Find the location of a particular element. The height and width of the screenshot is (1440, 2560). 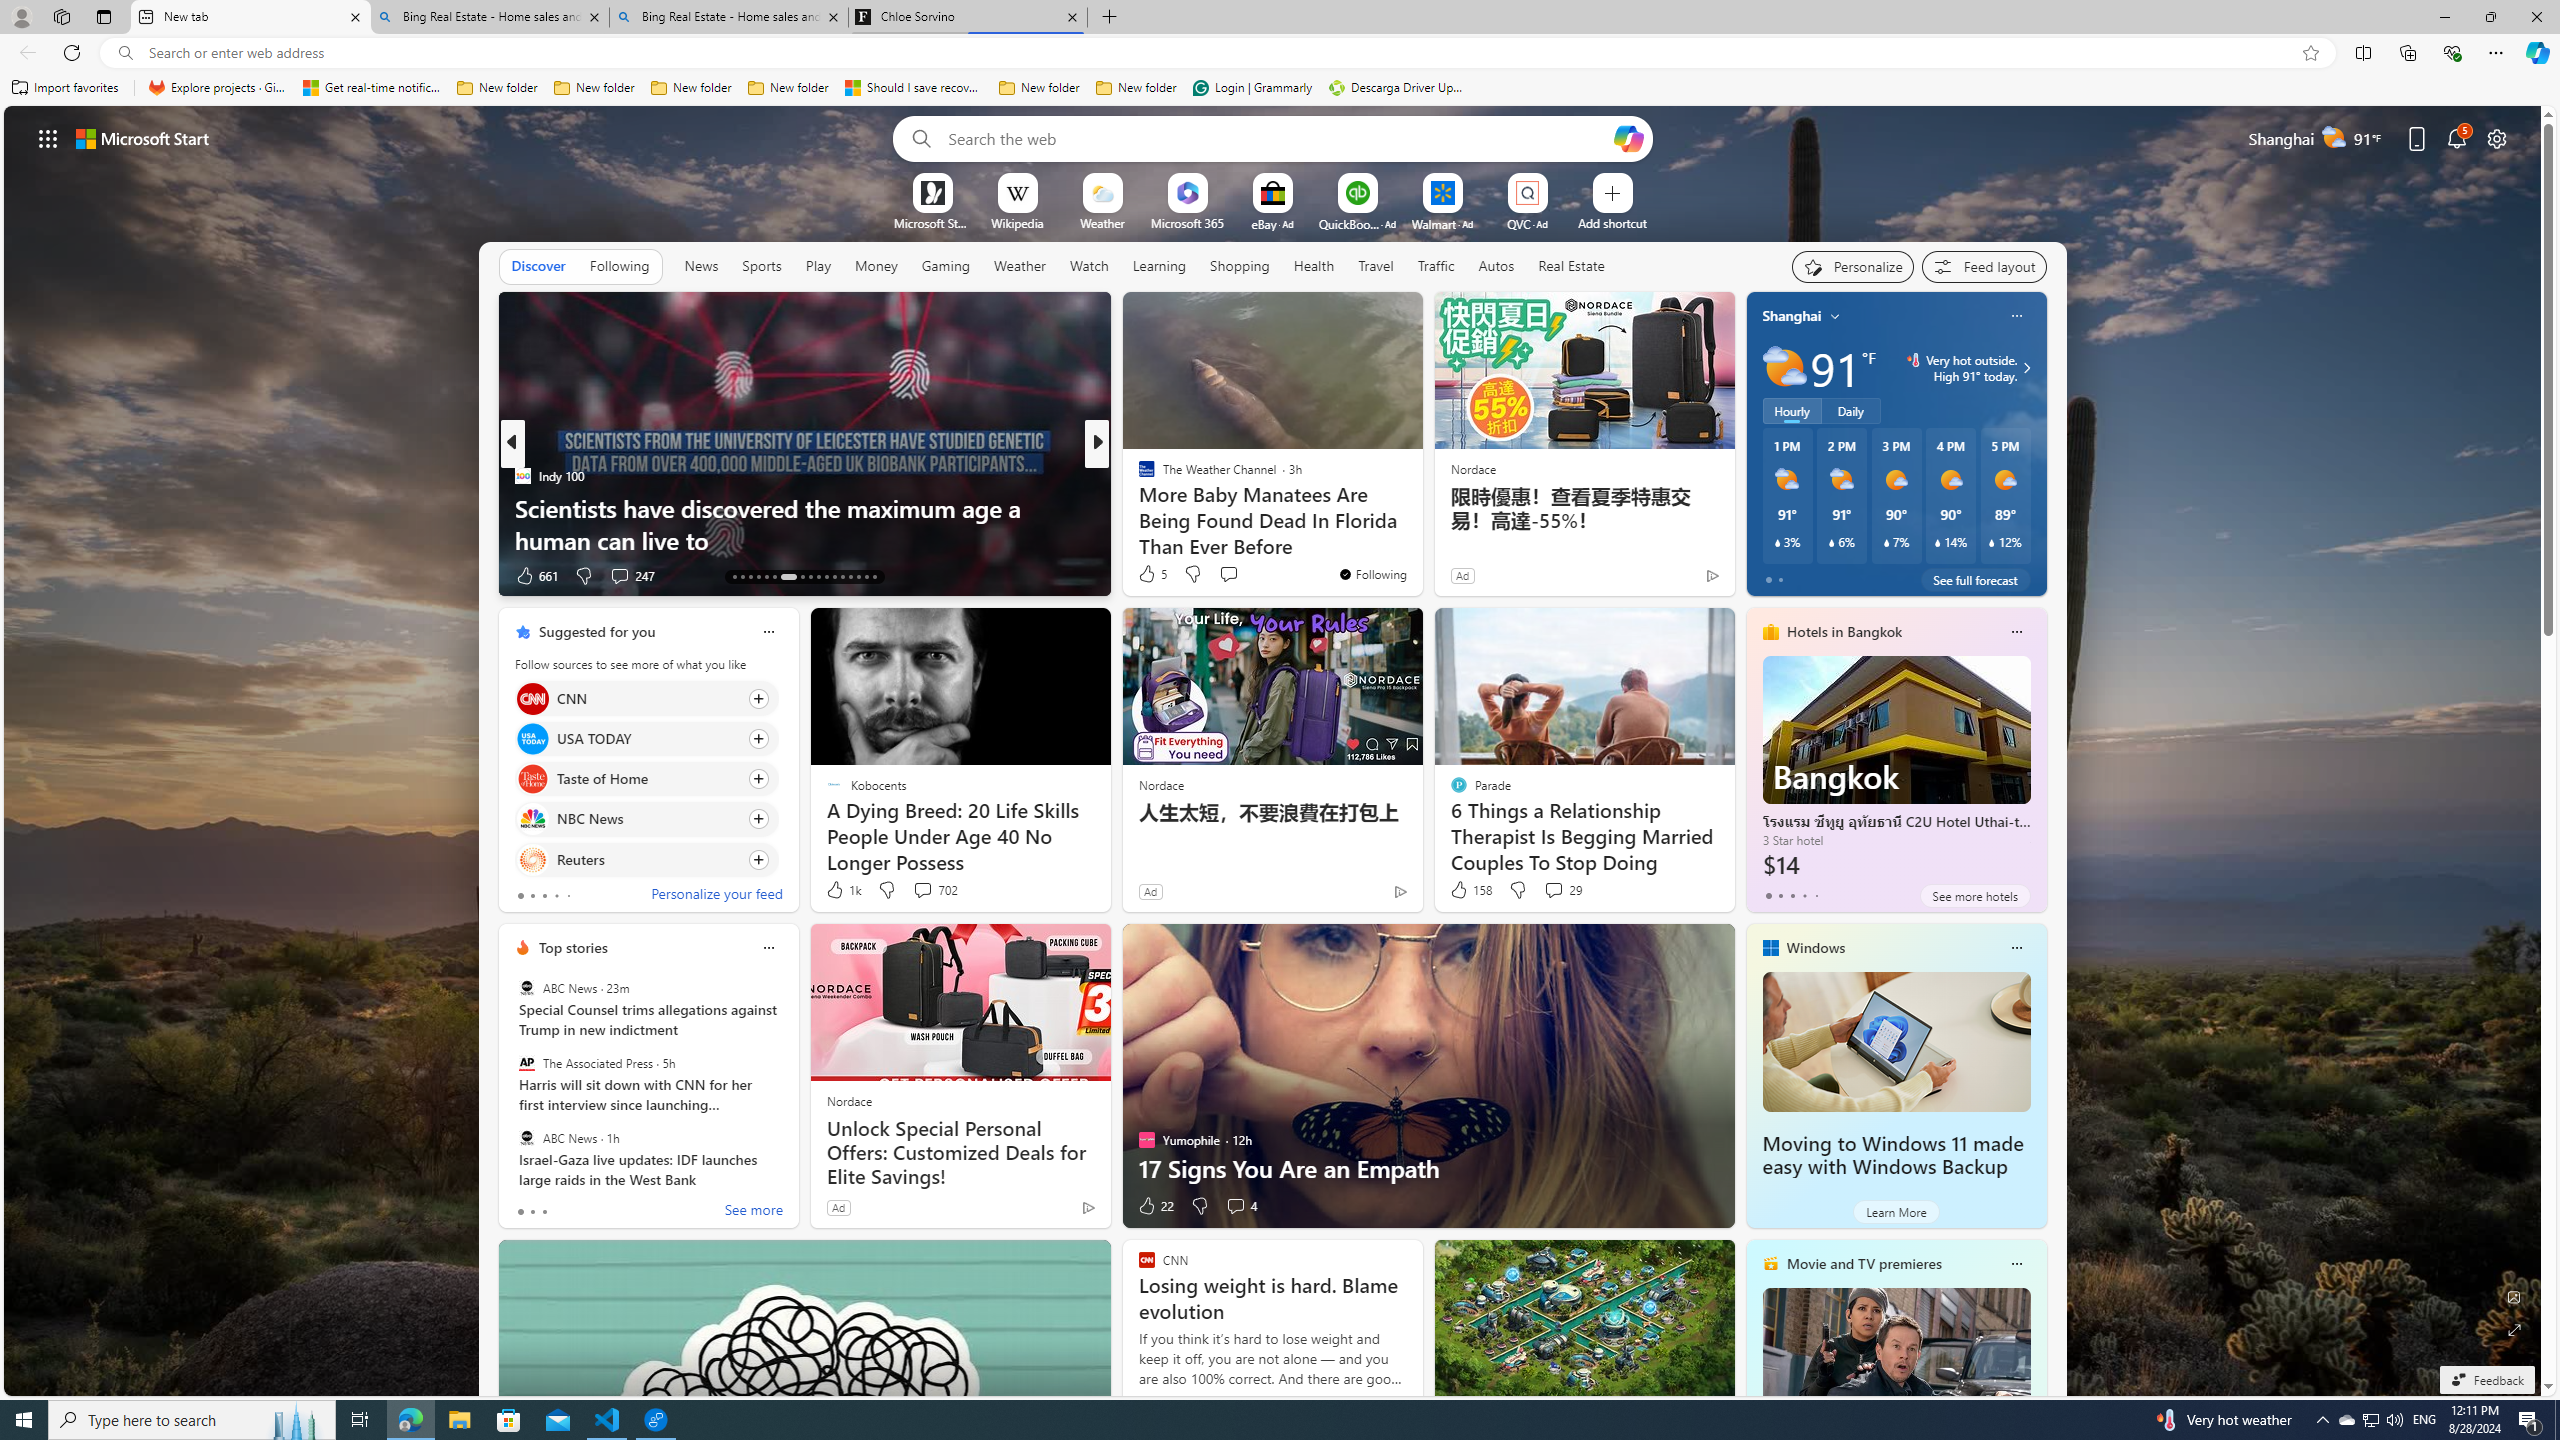

'See full forecast' is located at coordinates (1974, 578).